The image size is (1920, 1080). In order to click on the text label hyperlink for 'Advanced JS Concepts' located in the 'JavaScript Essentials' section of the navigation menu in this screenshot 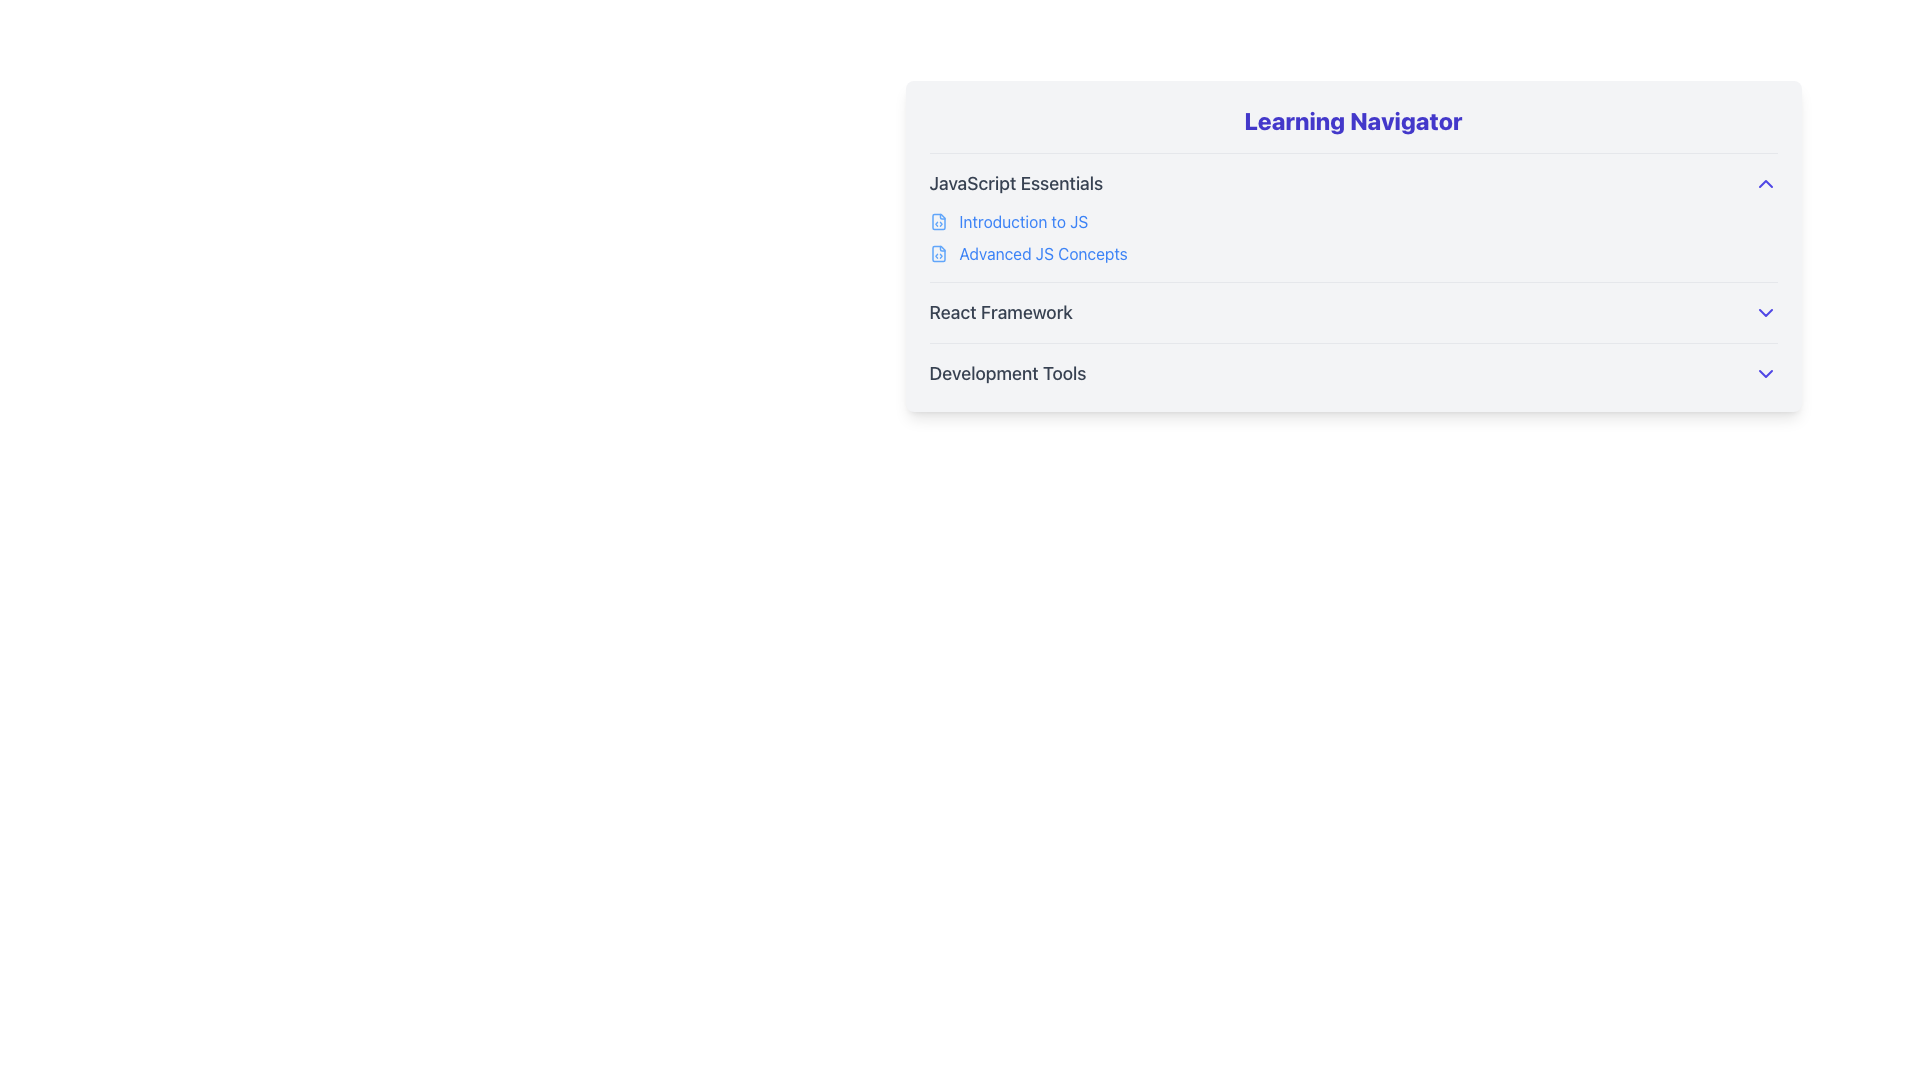, I will do `click(1042, 253)`.